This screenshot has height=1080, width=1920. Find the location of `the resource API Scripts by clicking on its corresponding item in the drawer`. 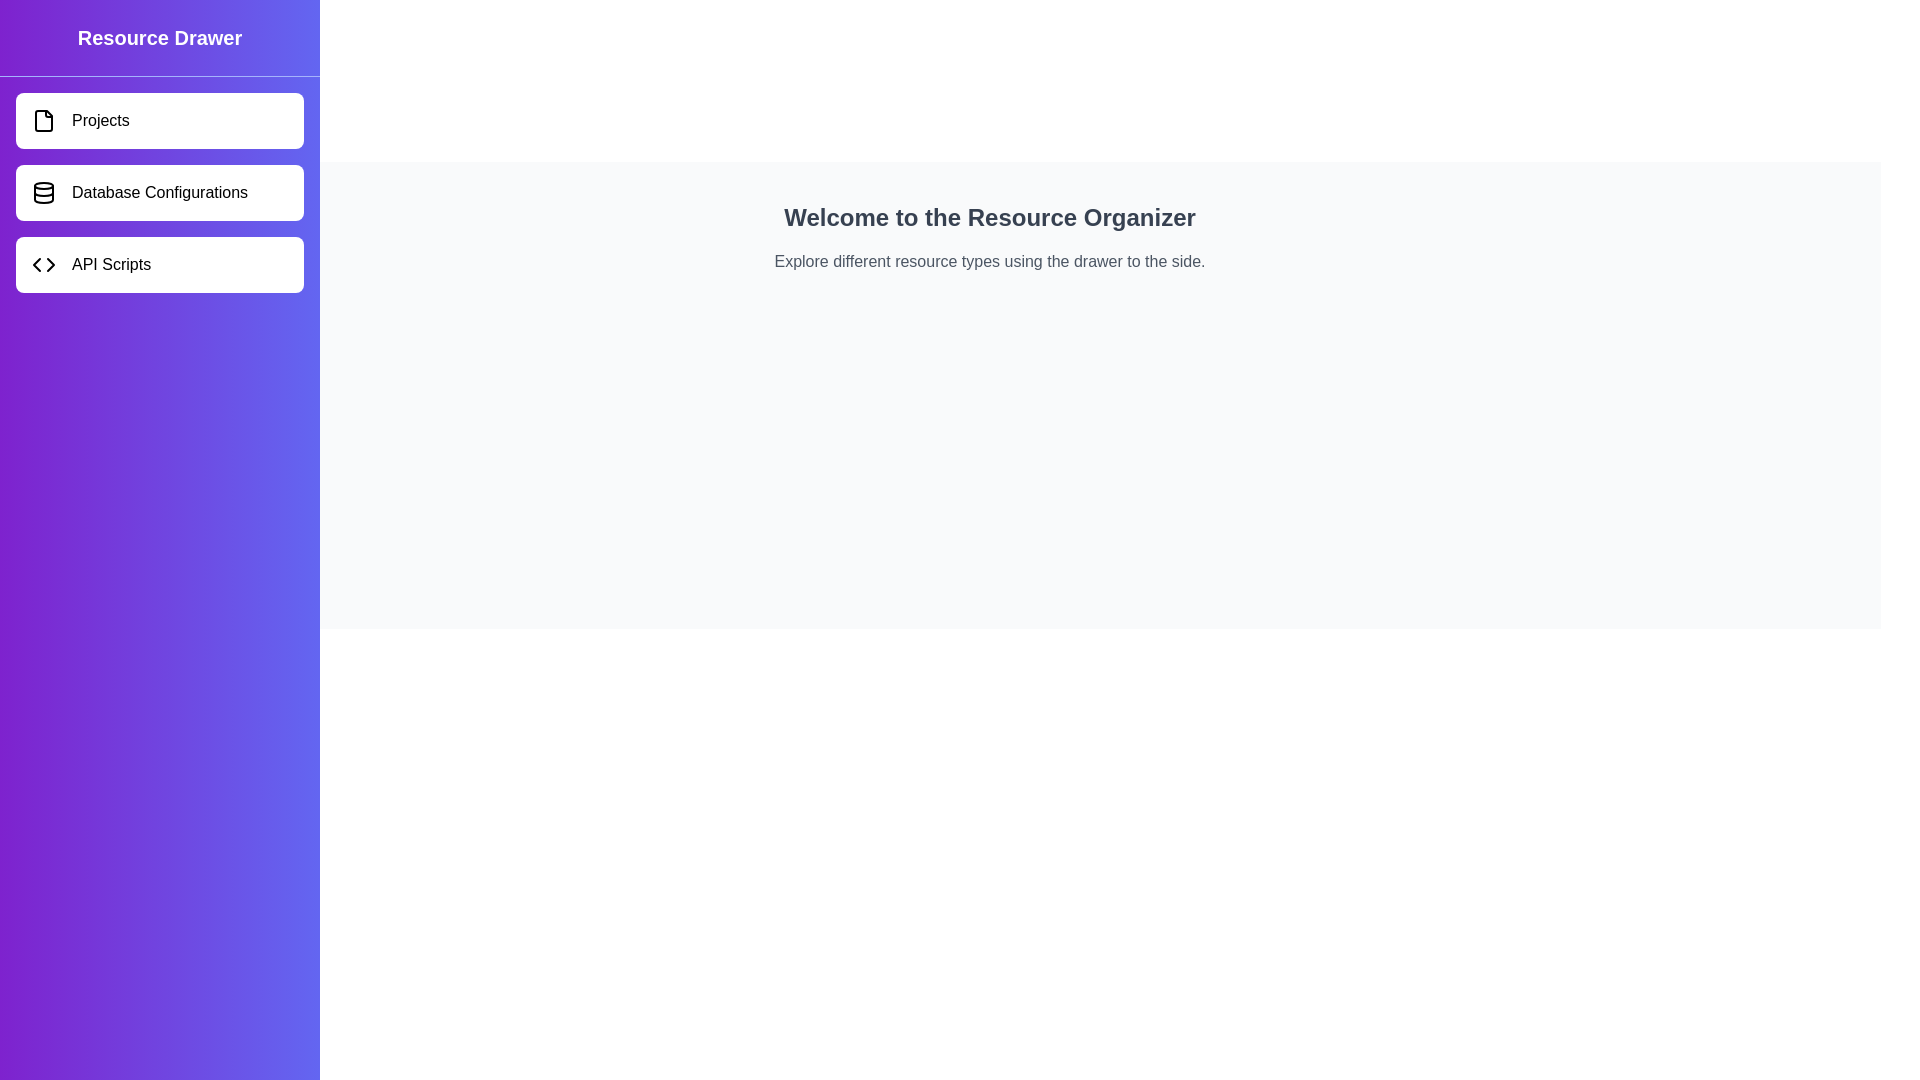

the resource API Scripts by clicking on its corresponding item in the drawer is located at coordinates (158, 264).